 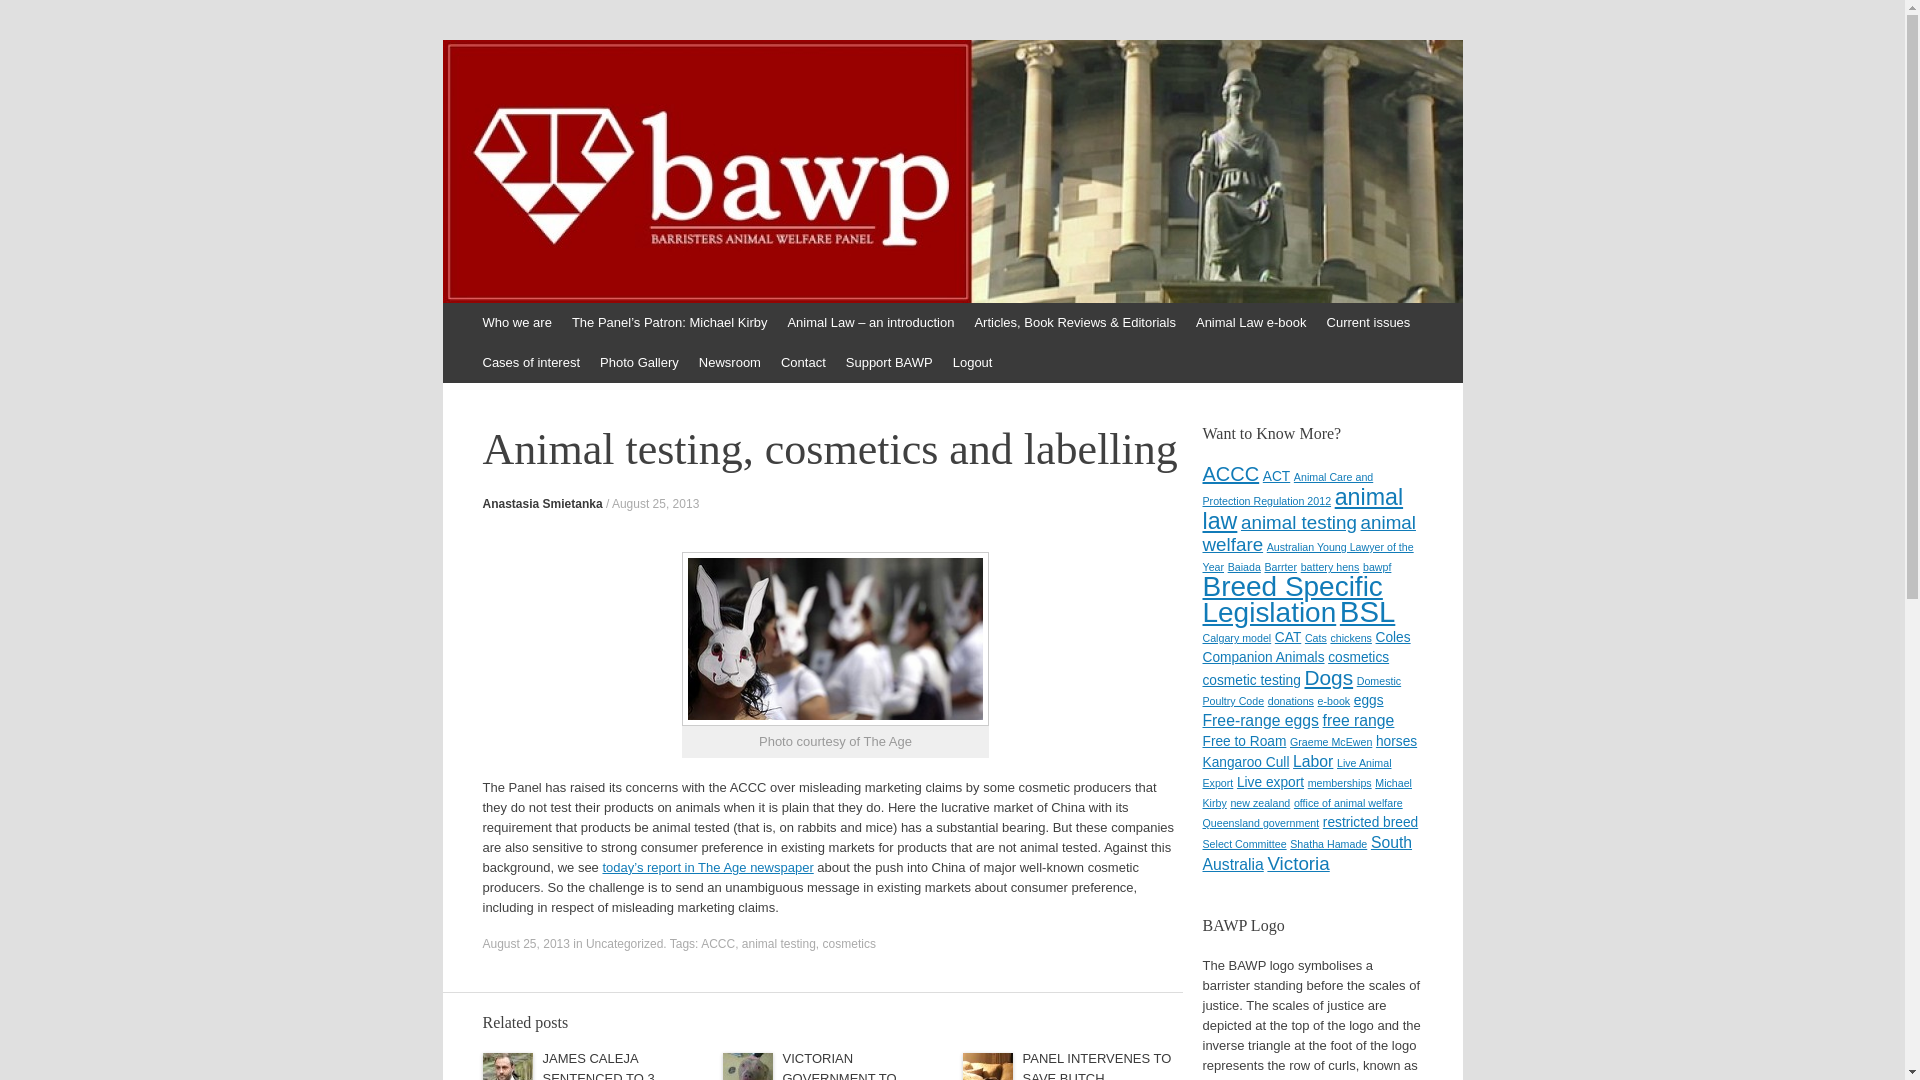 What do you see at coordinates (1250, 322) in the screenshot?
I see `'Animal Law e-book'` at bounding box center [1250, 322].